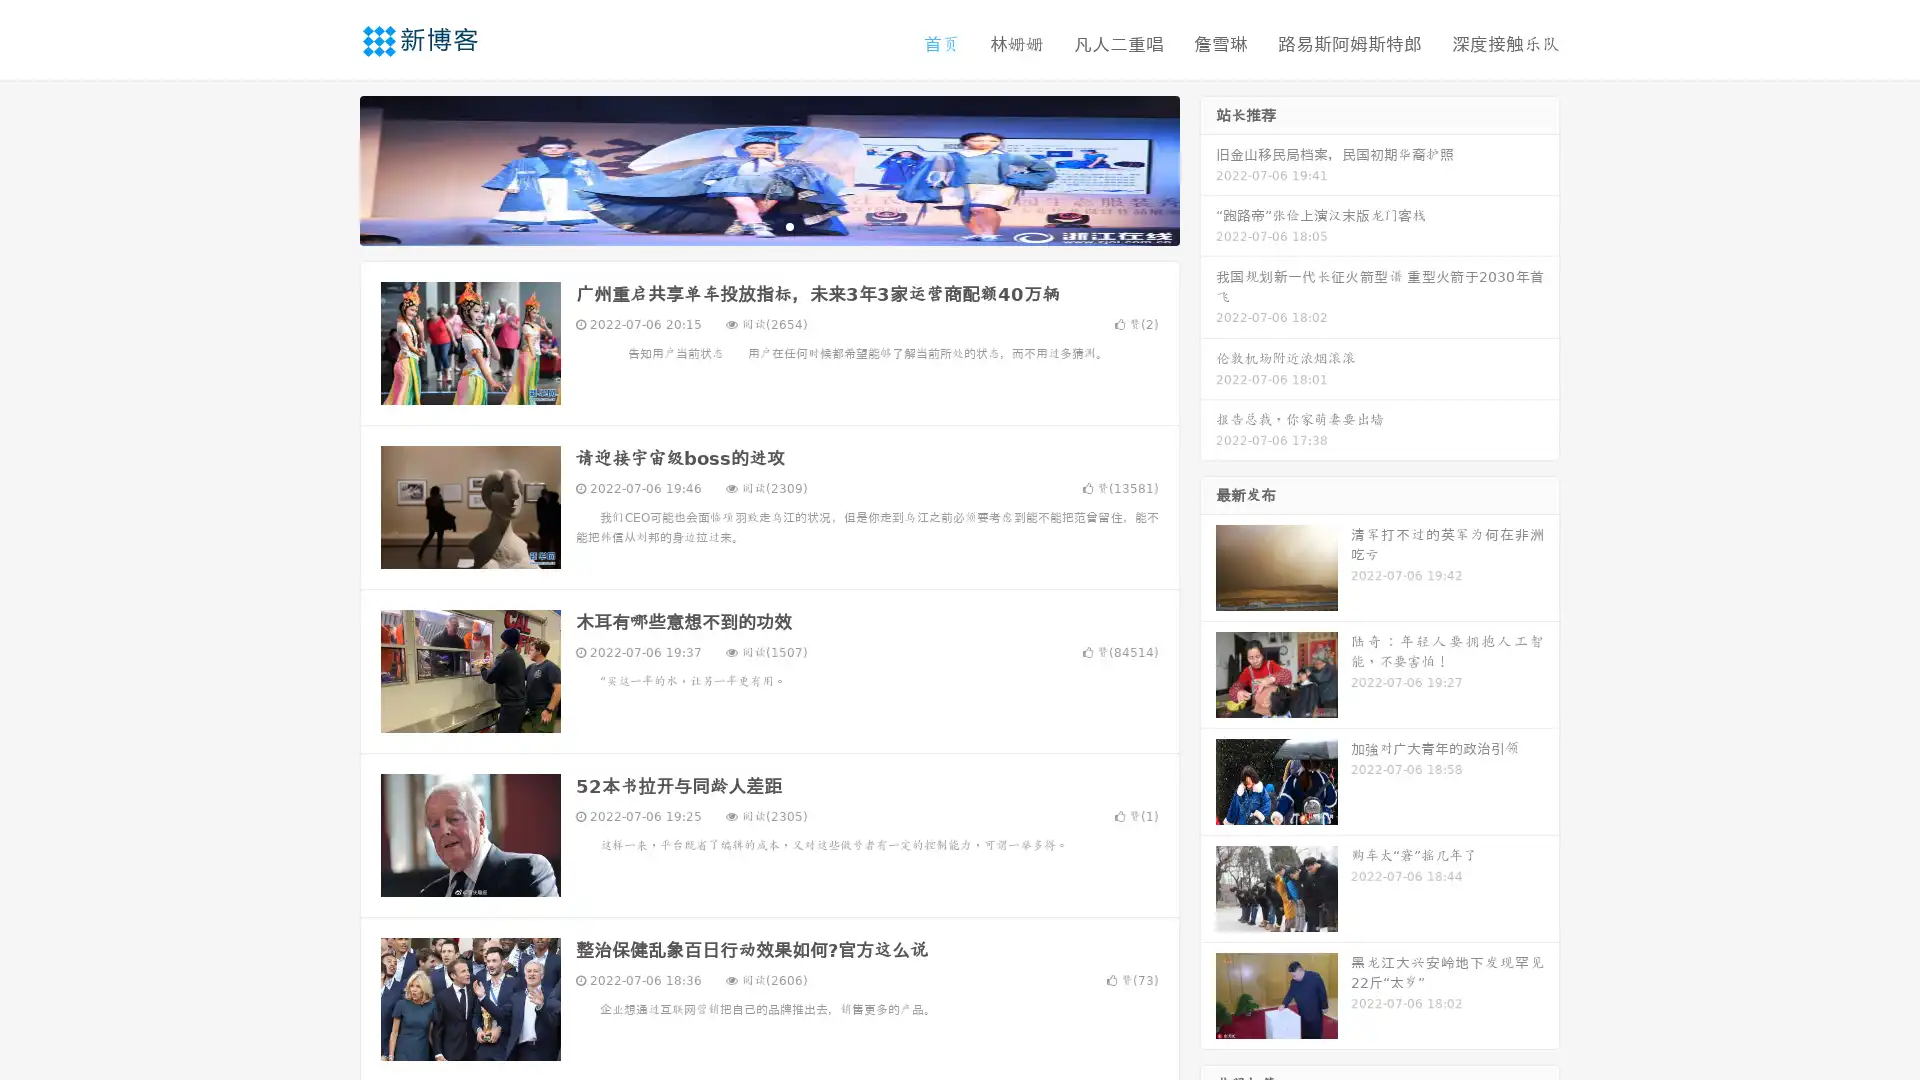 Image resolution: width=1920 pixels, height=1080 pixels. Describe the element at coordinates (1208, 168) in the screenshot. I see `Next slide` at that location.